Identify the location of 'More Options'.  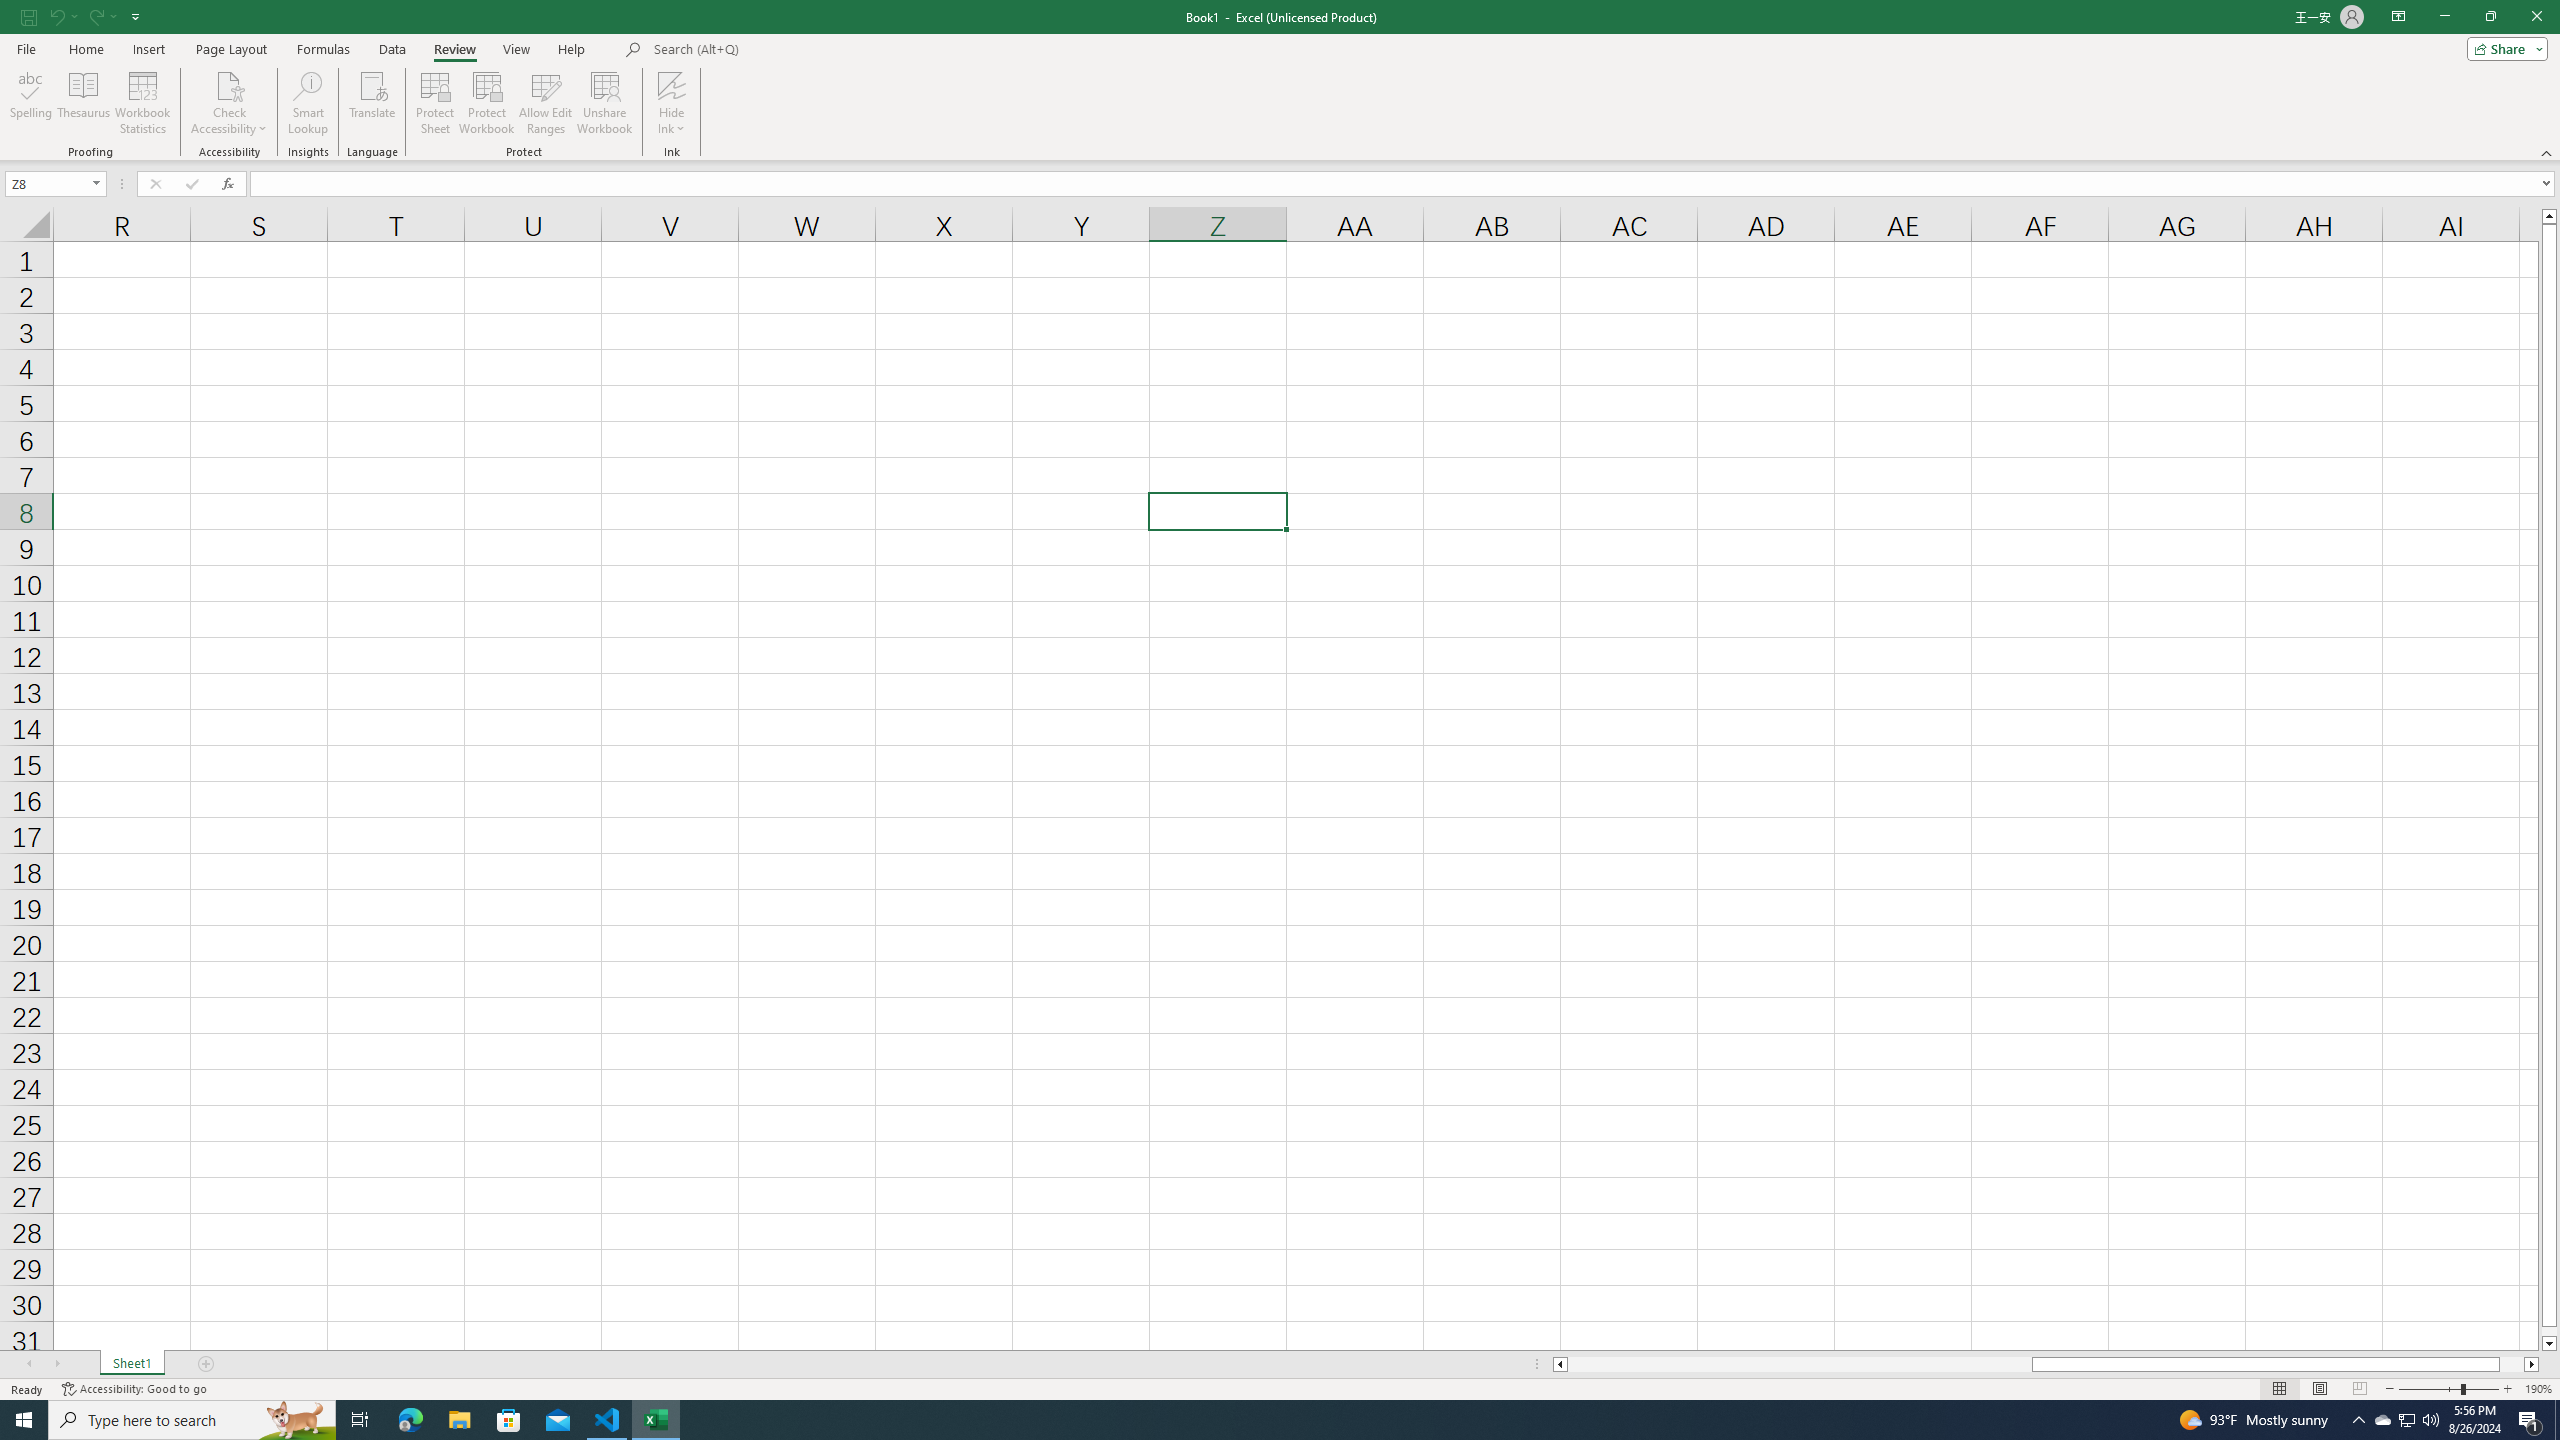
(672, 120).